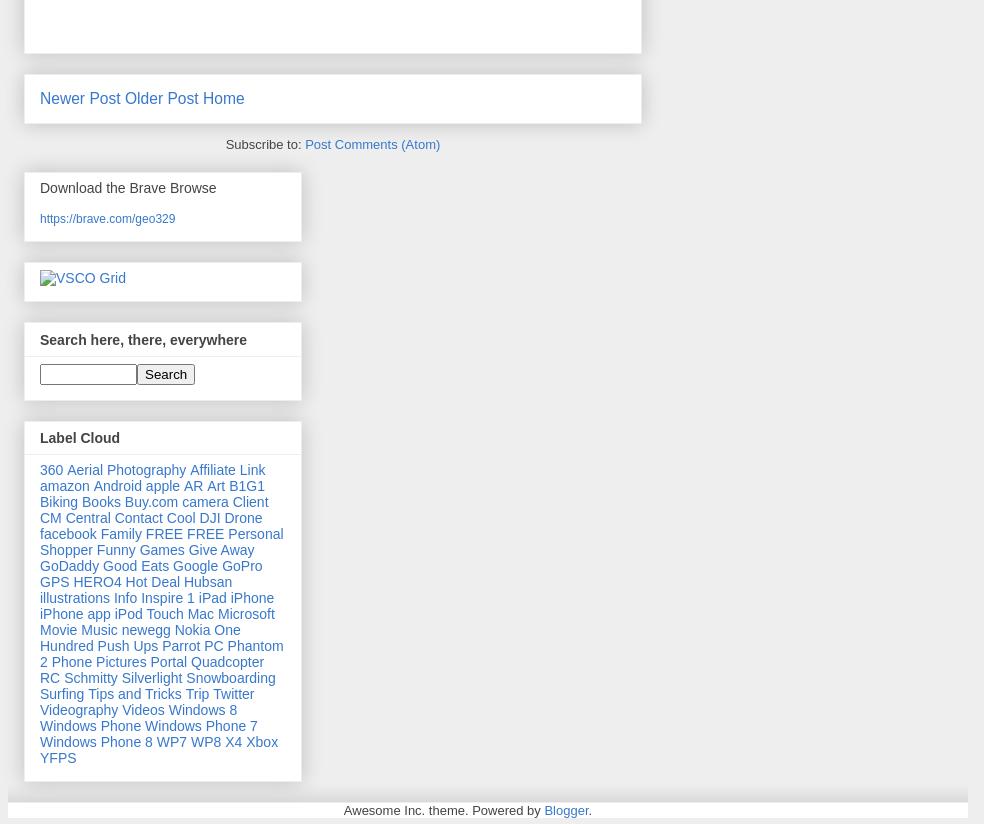 The height and width of the screenshot is (824, 984). I want to click on 'amazon', so click(63, 484).